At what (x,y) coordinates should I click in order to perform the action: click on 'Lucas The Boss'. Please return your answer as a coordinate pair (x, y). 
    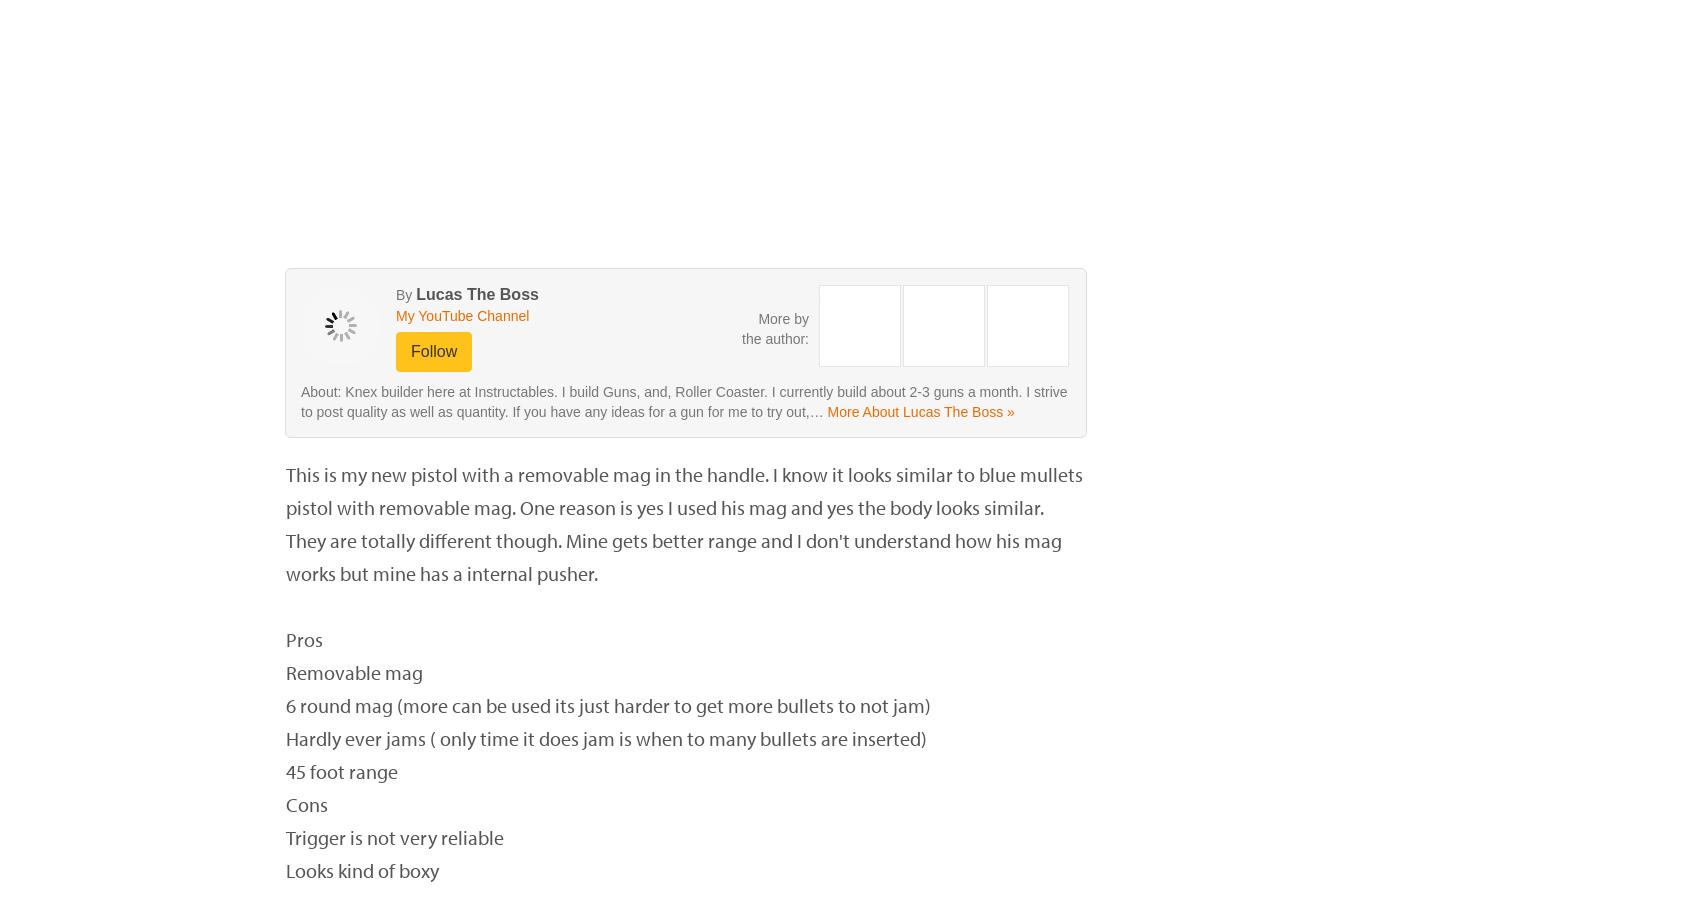
    Looking at the image, I should click on (477, 293).